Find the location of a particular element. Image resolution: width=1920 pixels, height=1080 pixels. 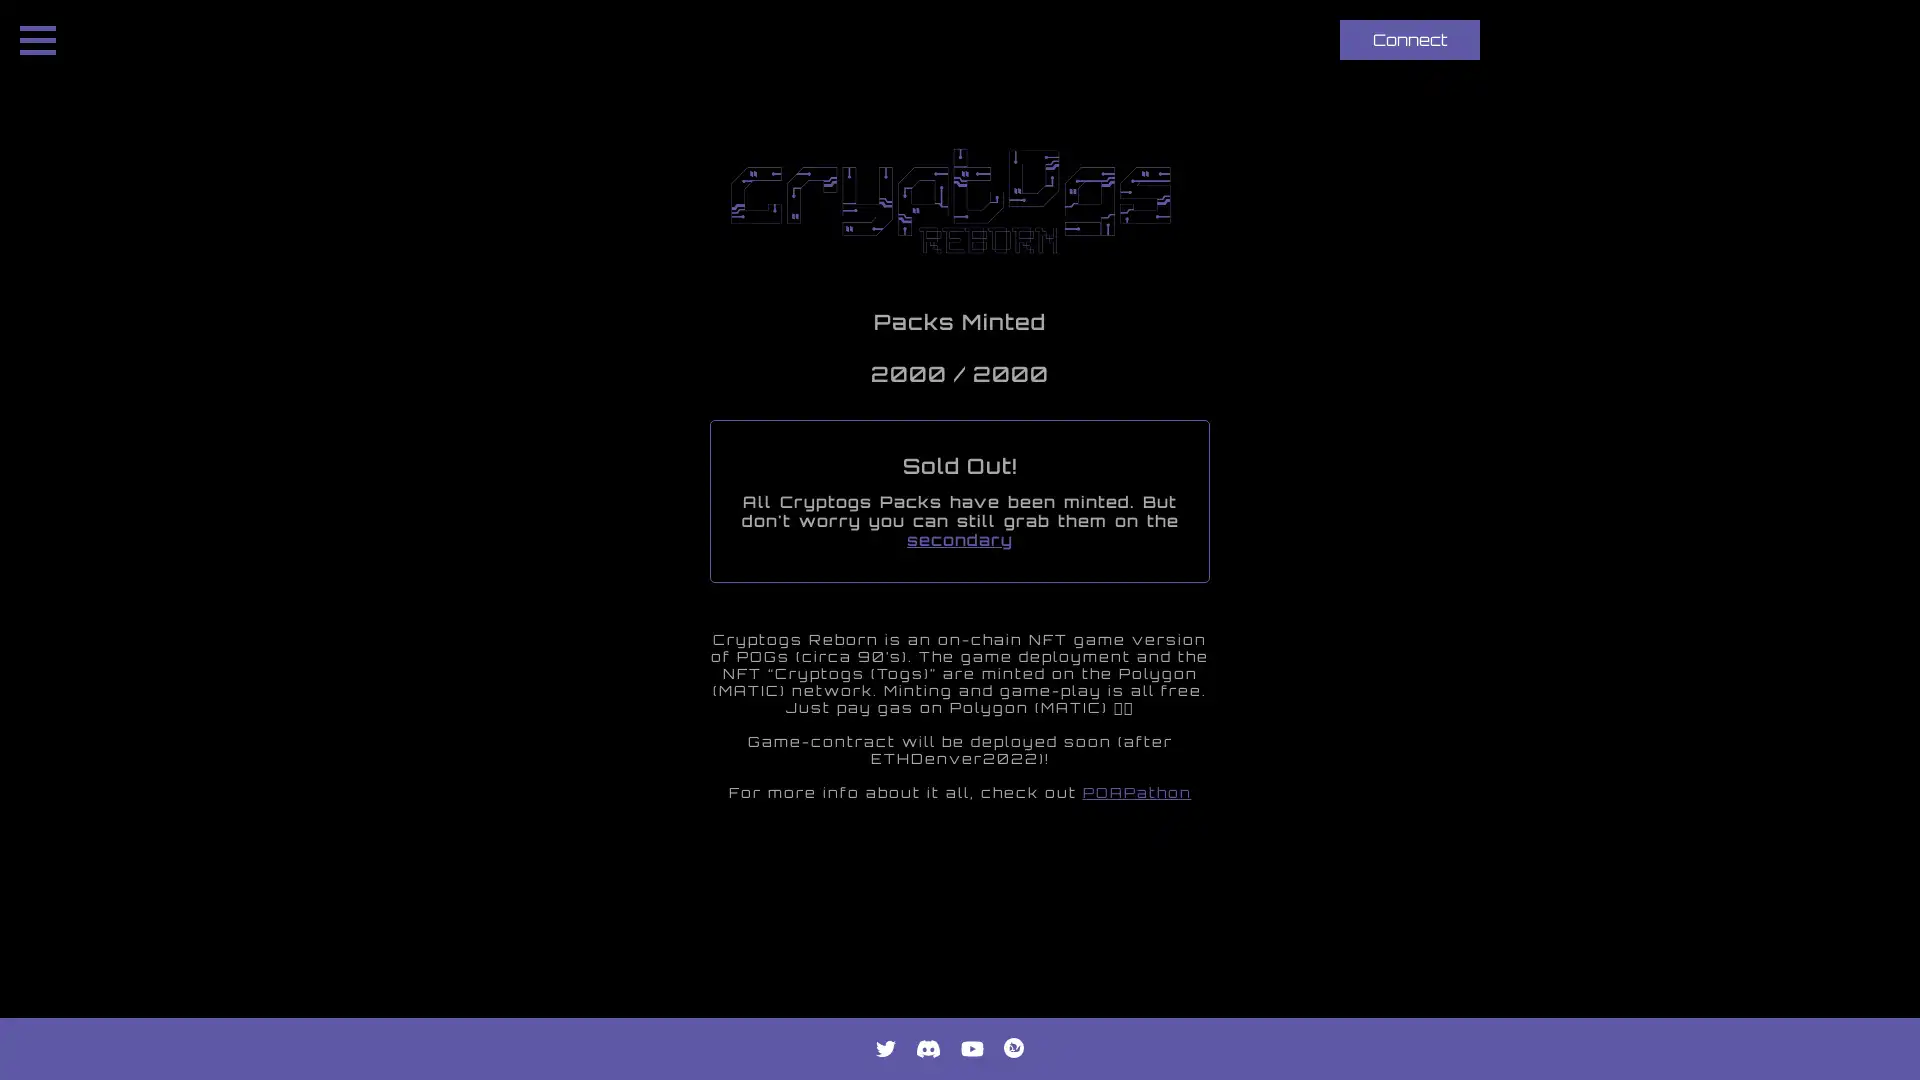

Connect is located at coordinates (1409, 39).